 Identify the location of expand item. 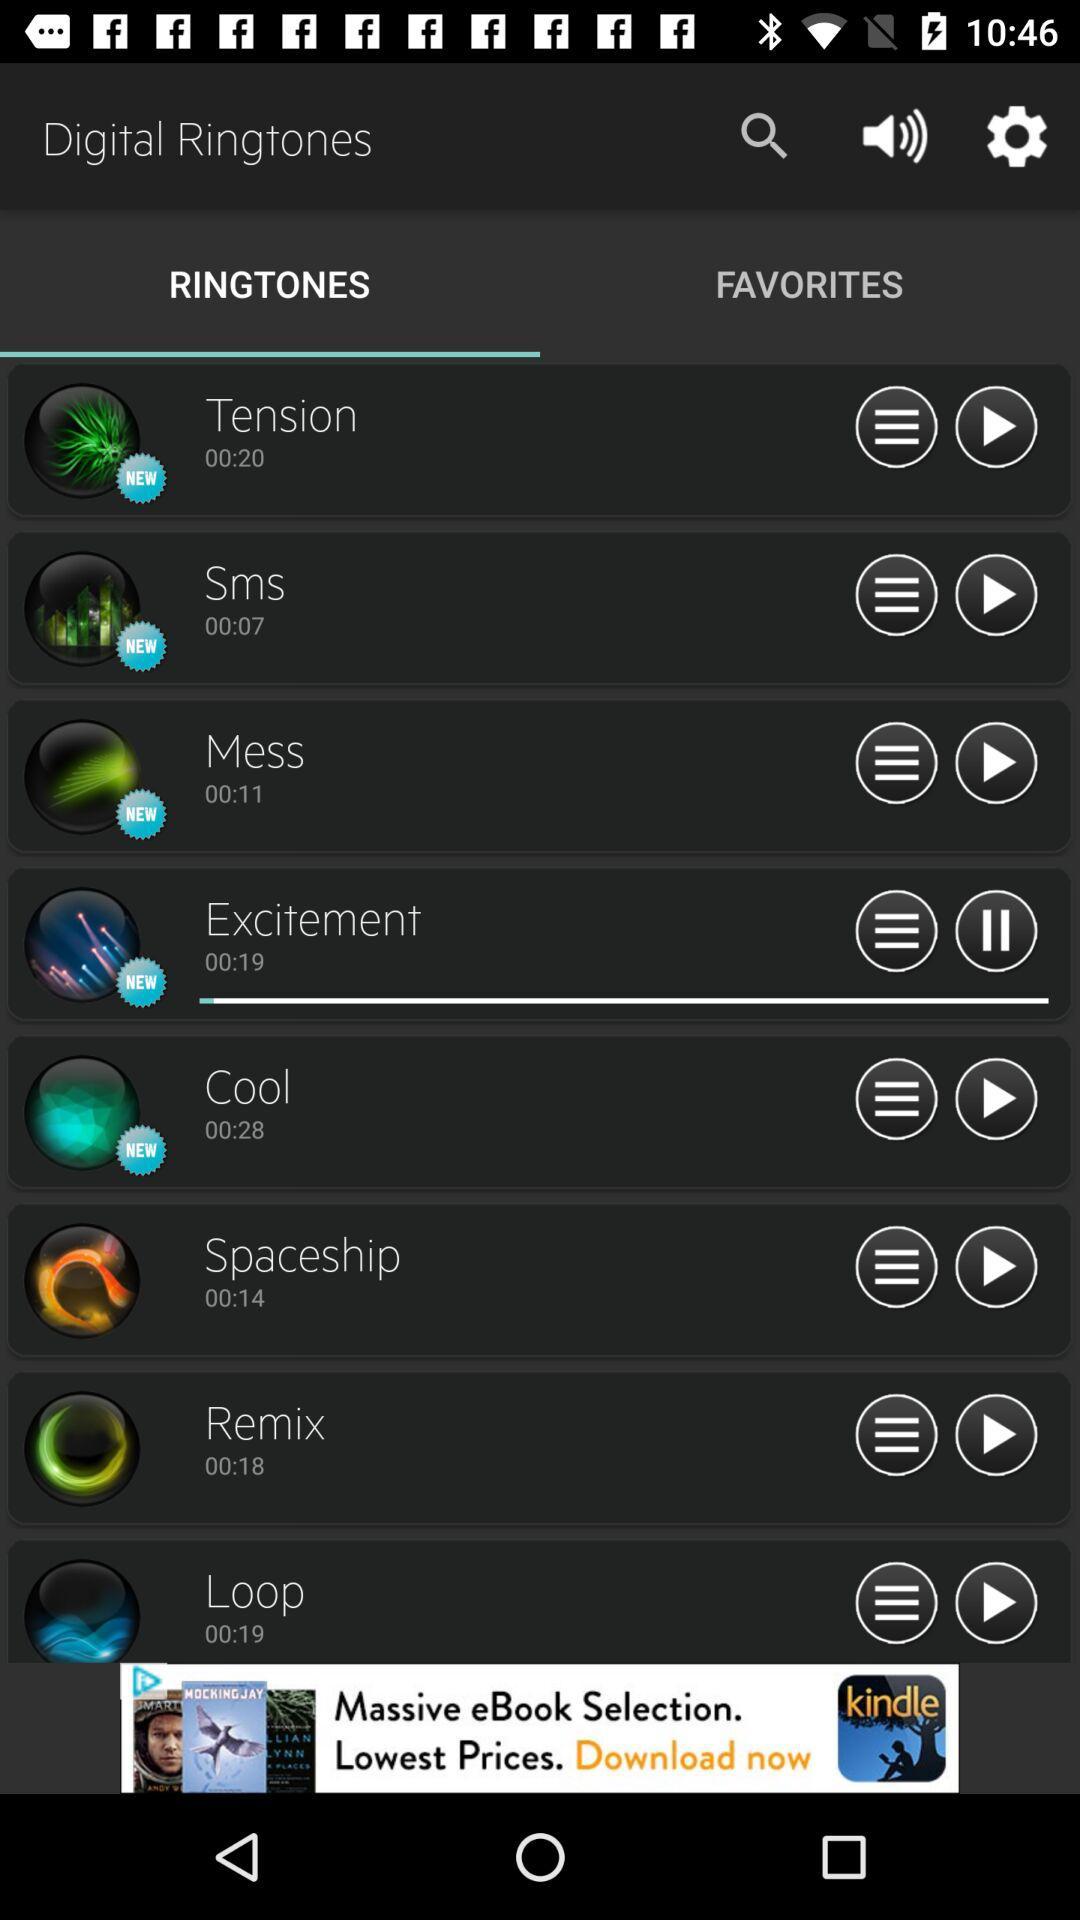
(895, 595).